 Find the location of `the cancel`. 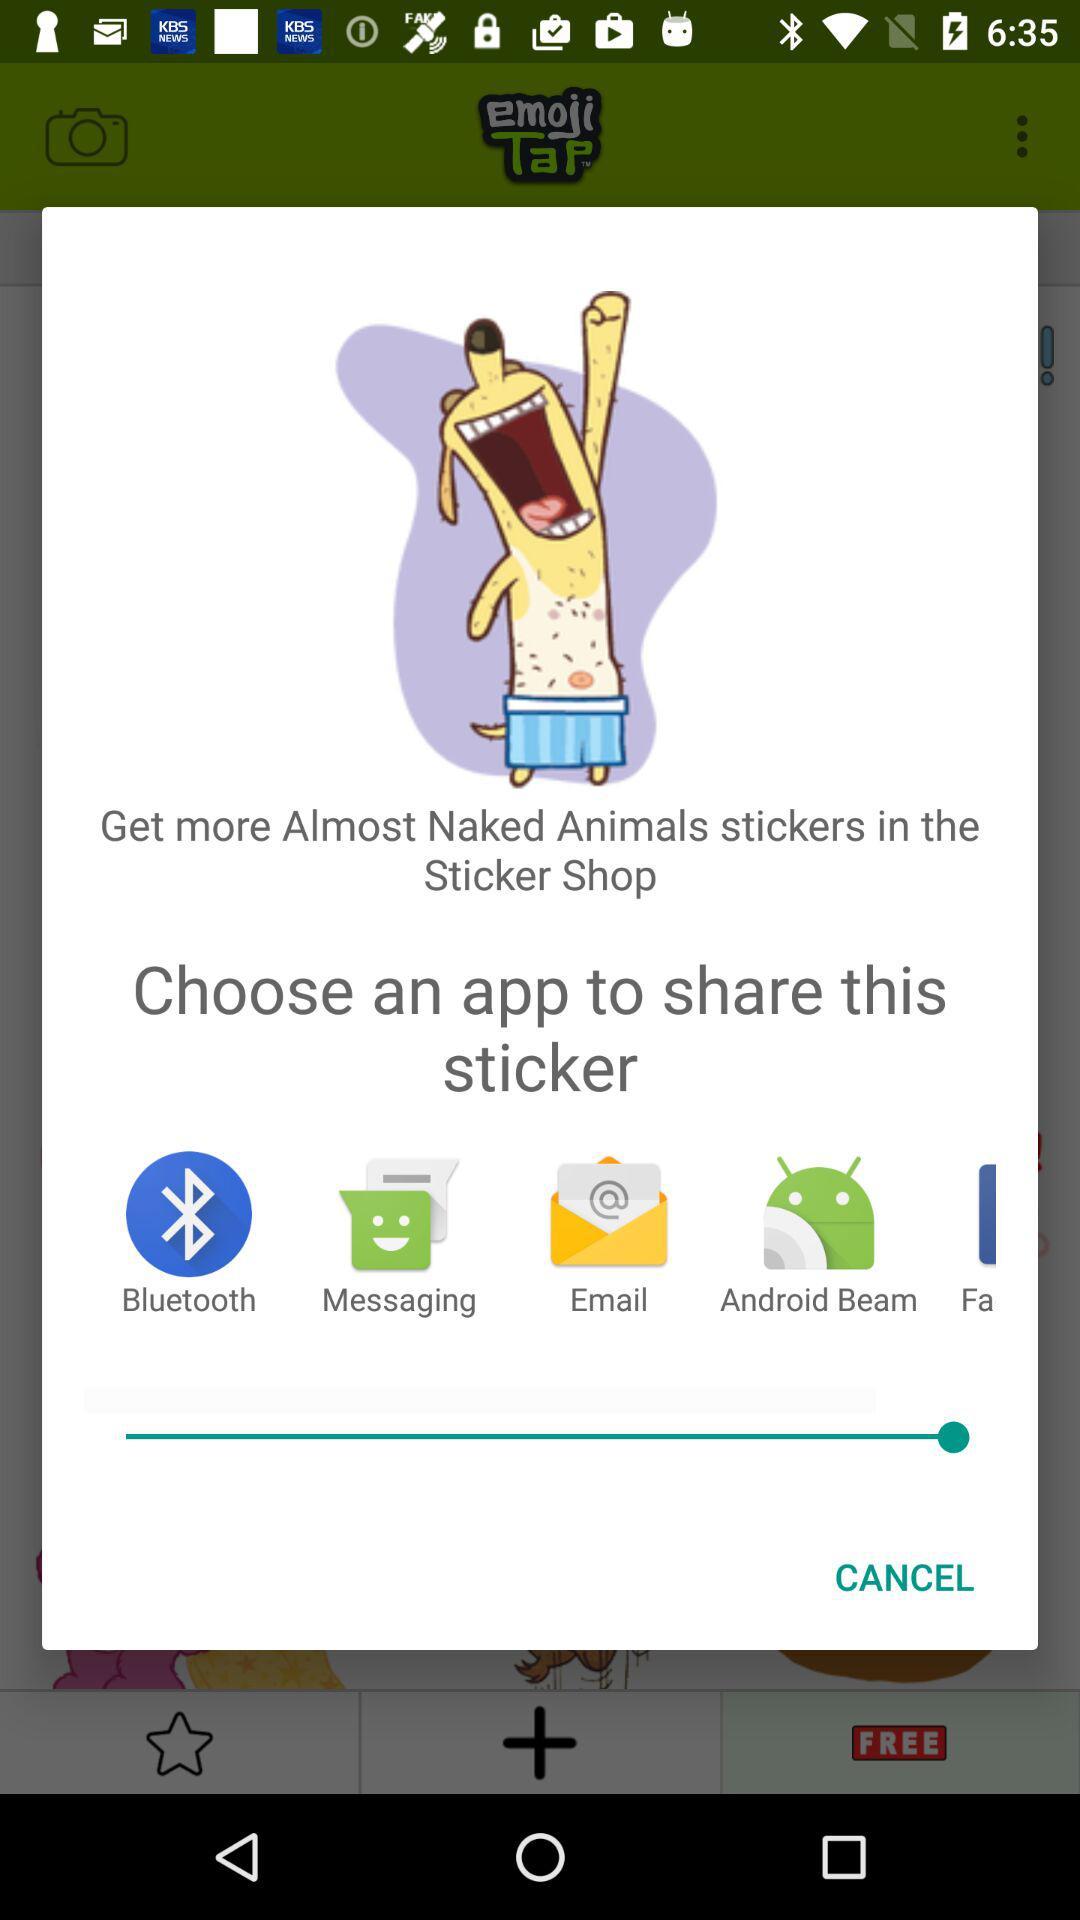

the cancel is located at coordinates (904, 1575).